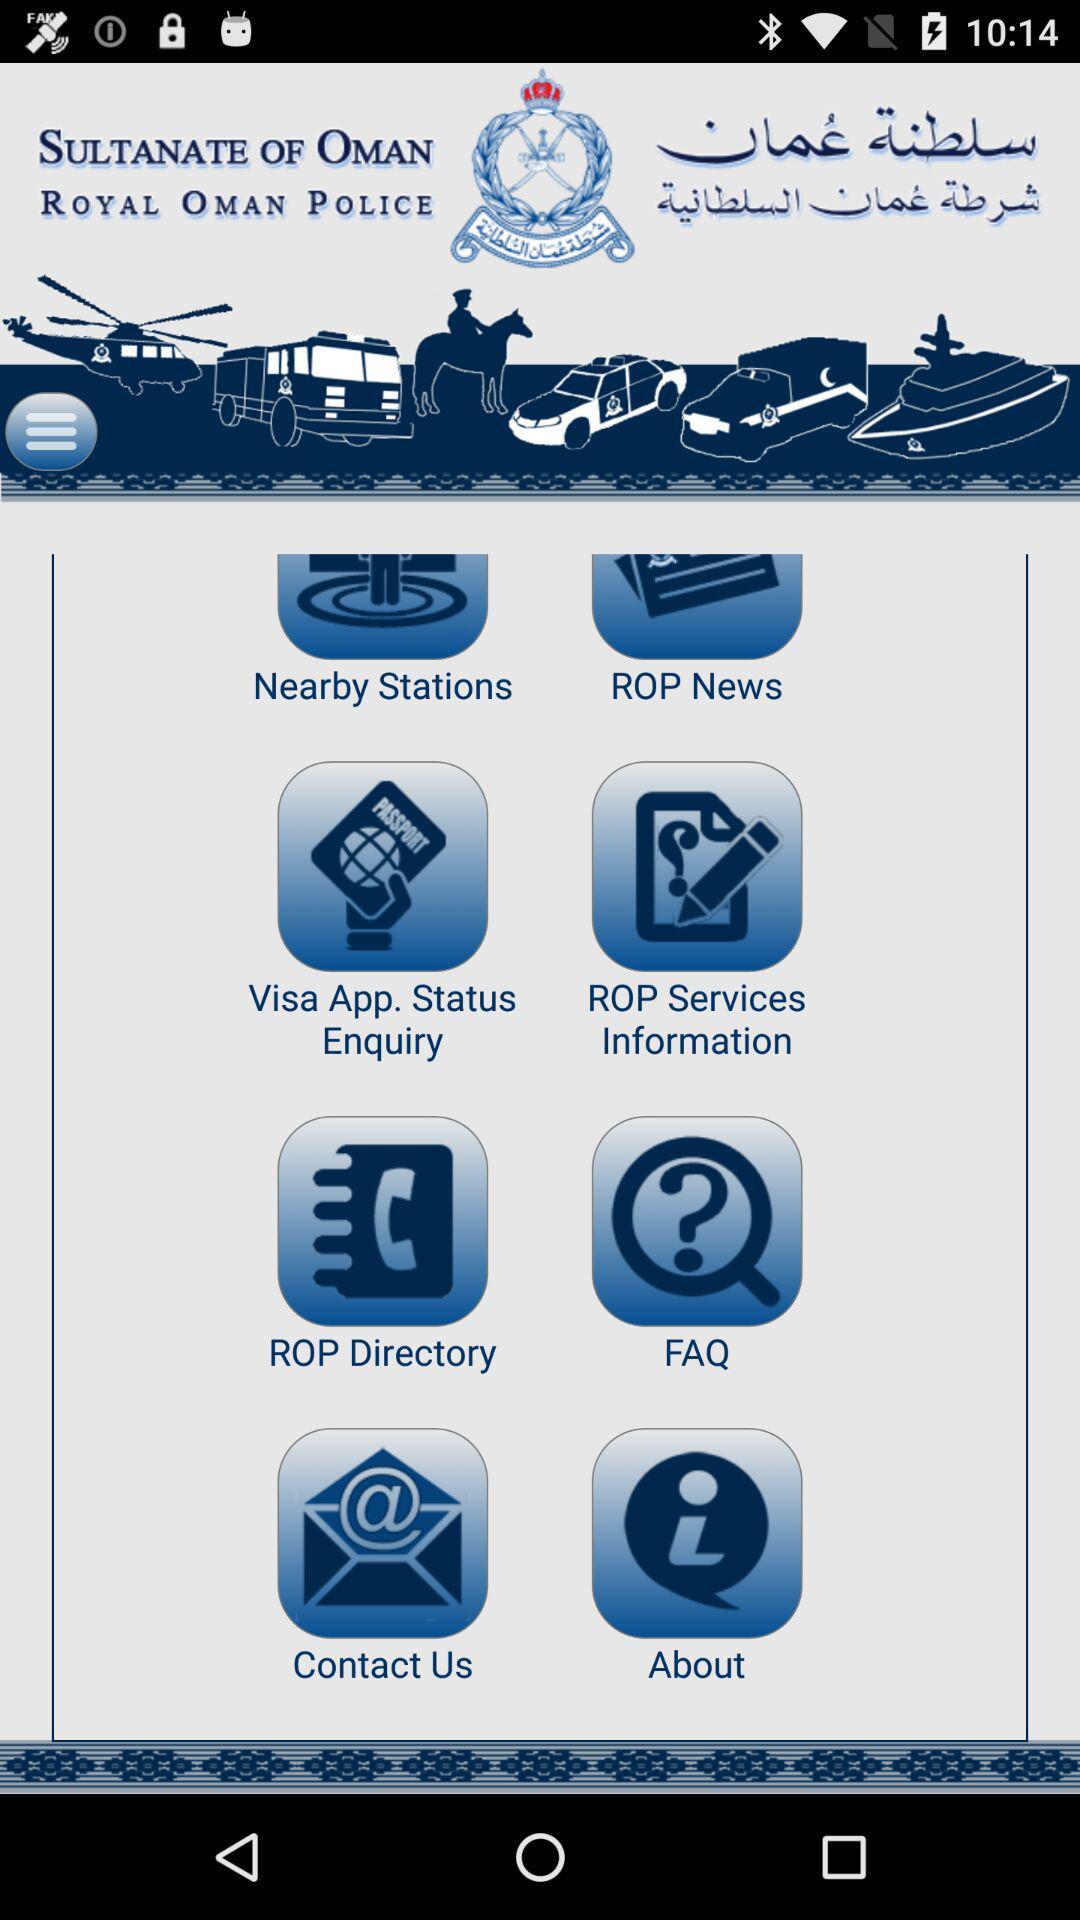  I want to click on more info on visa status, so click(382, 866).